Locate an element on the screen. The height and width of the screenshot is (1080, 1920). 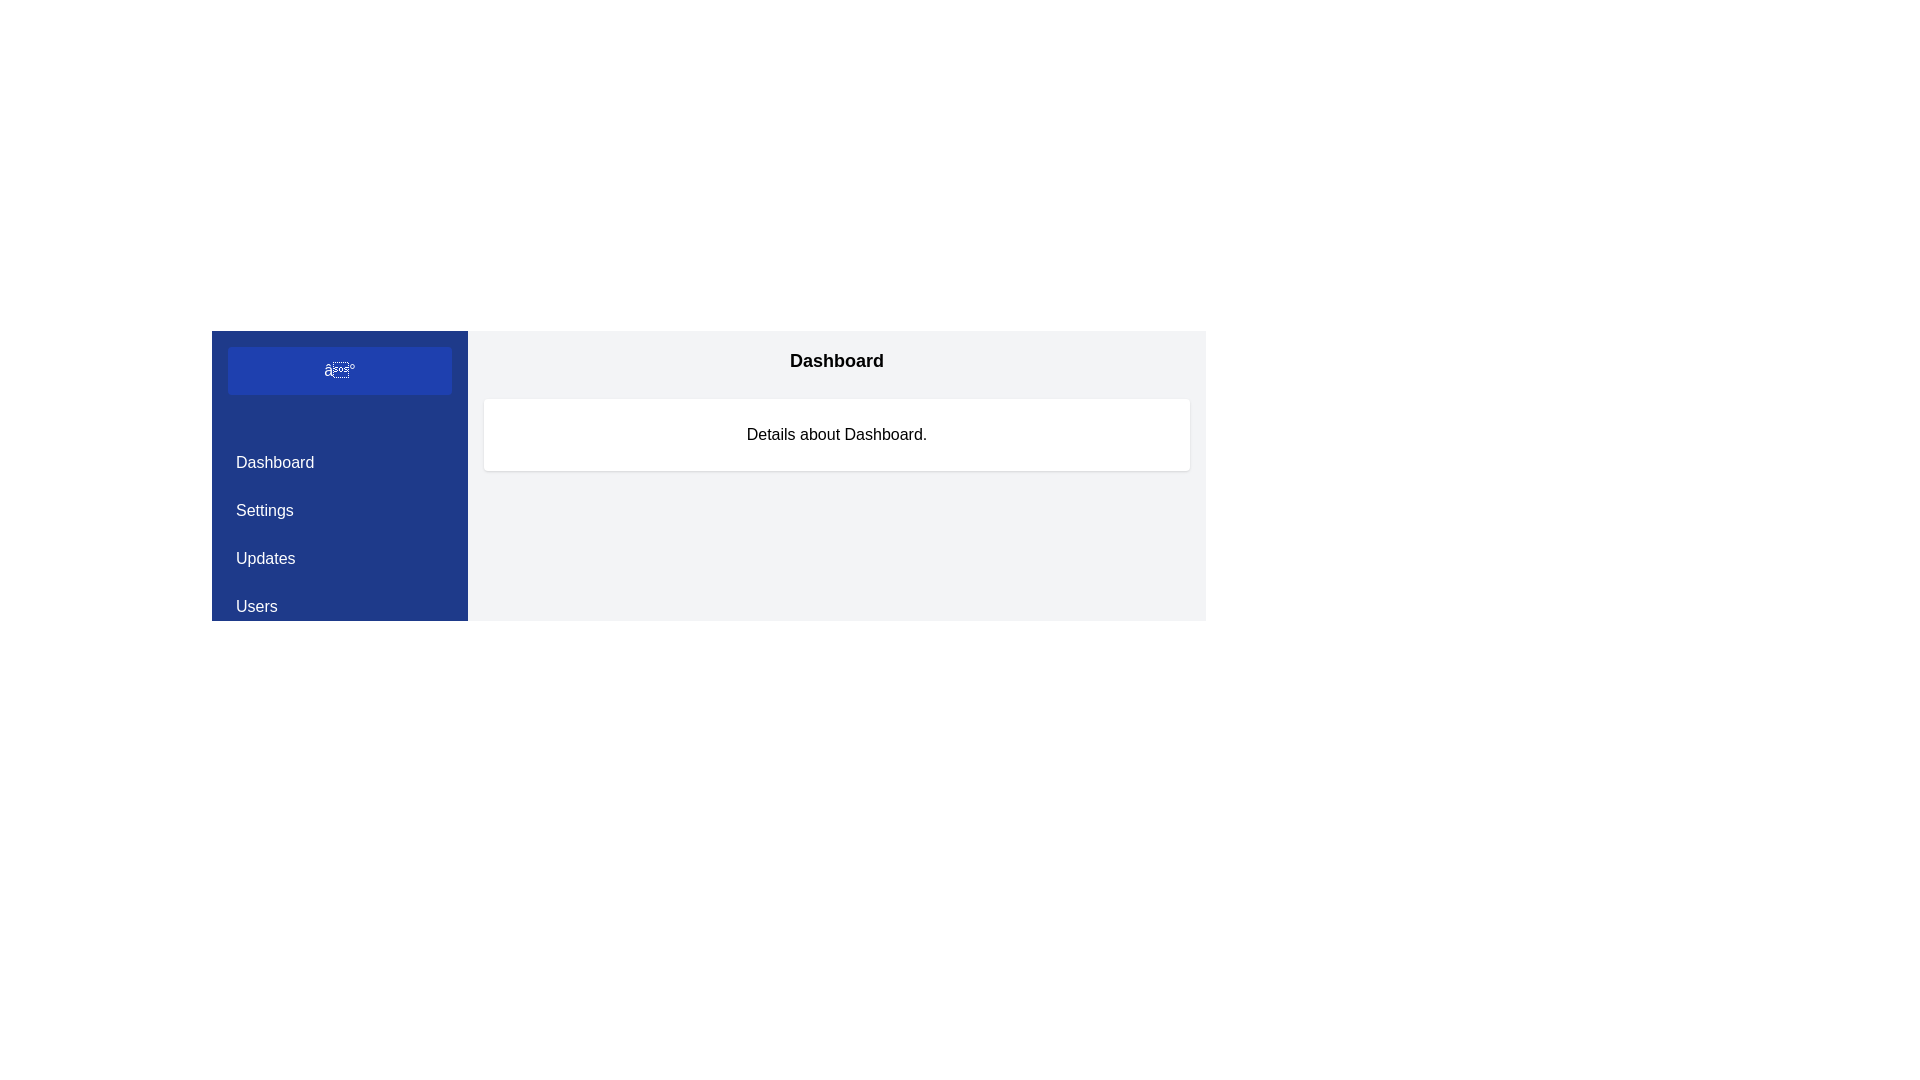
the navigation label located in the left sidebar, positioned below the 'Settings' item and above the 'Users' item is located at coordinates (264, 559).